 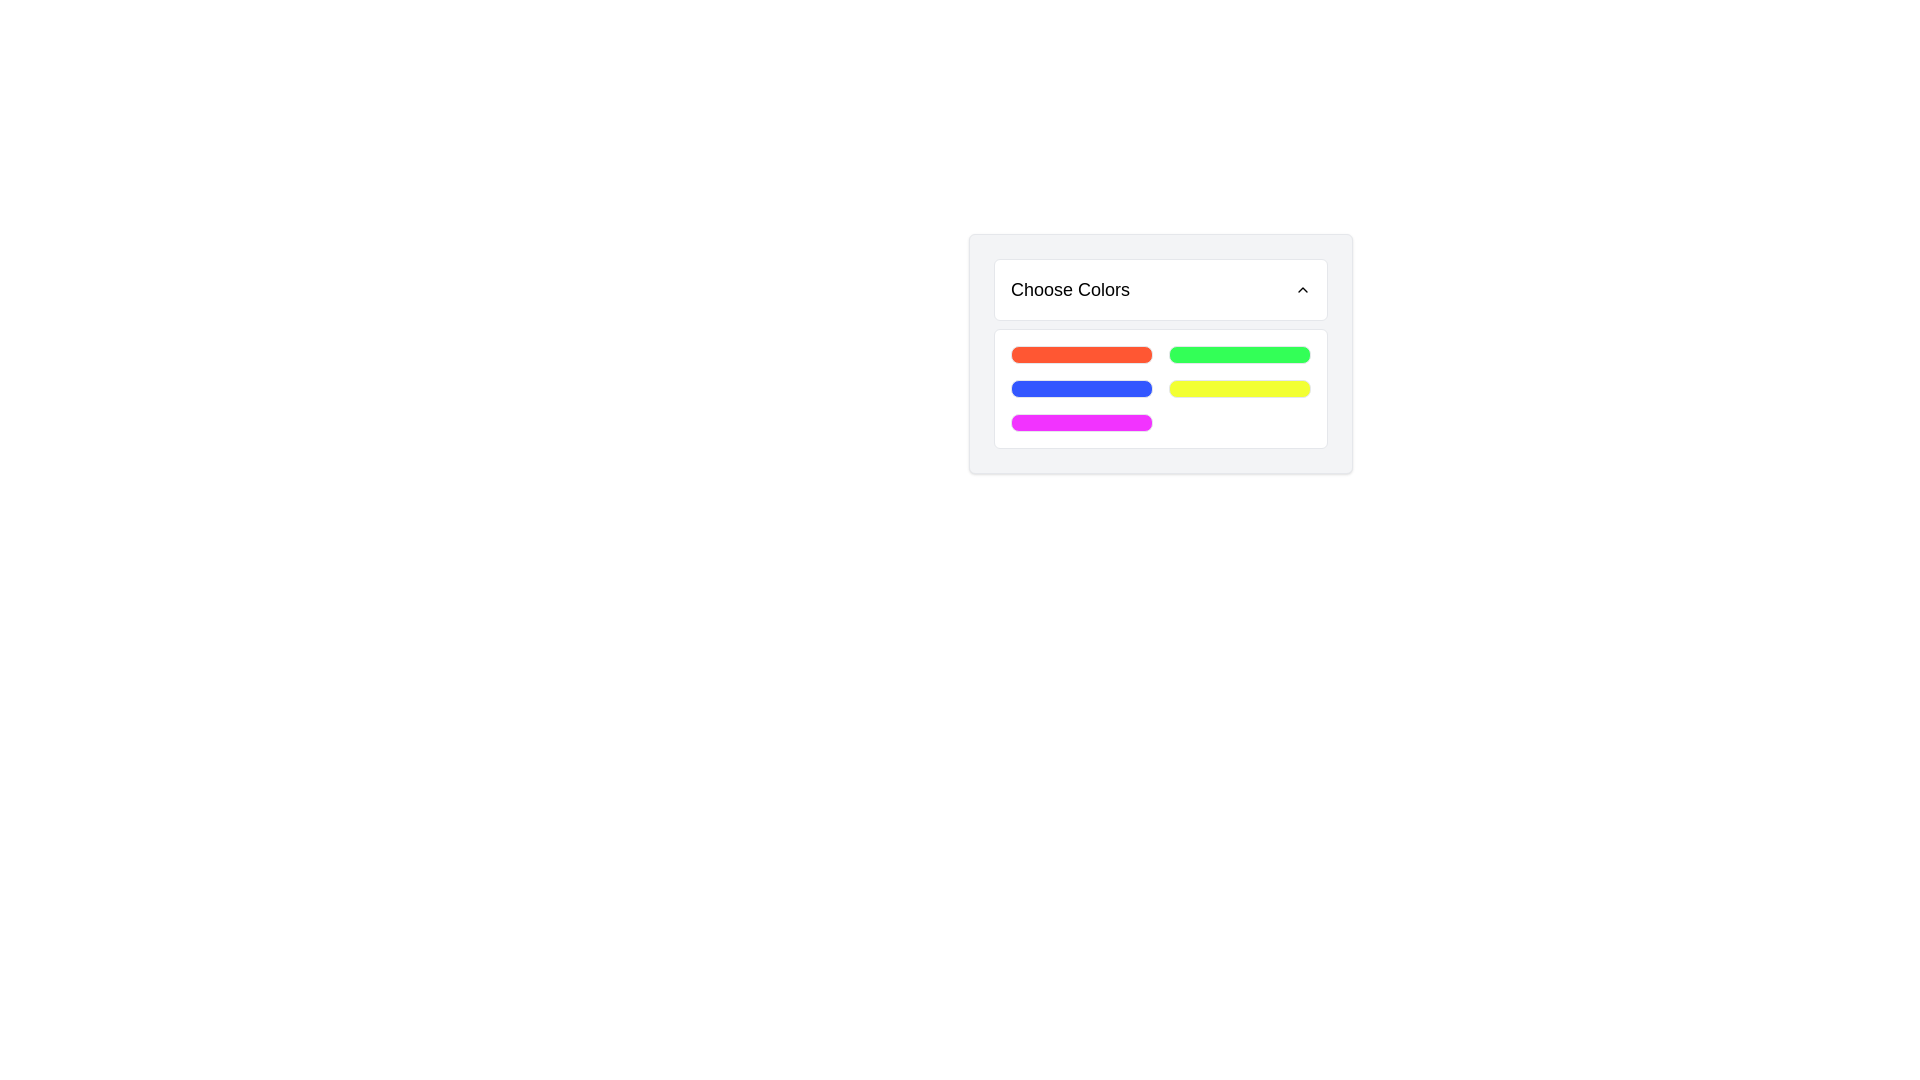 What do you see at coordinates (1161, 353) in the screenshot?
I see `the 'Choose Colors' dropdown menu` at bounding box center [1161, 353].